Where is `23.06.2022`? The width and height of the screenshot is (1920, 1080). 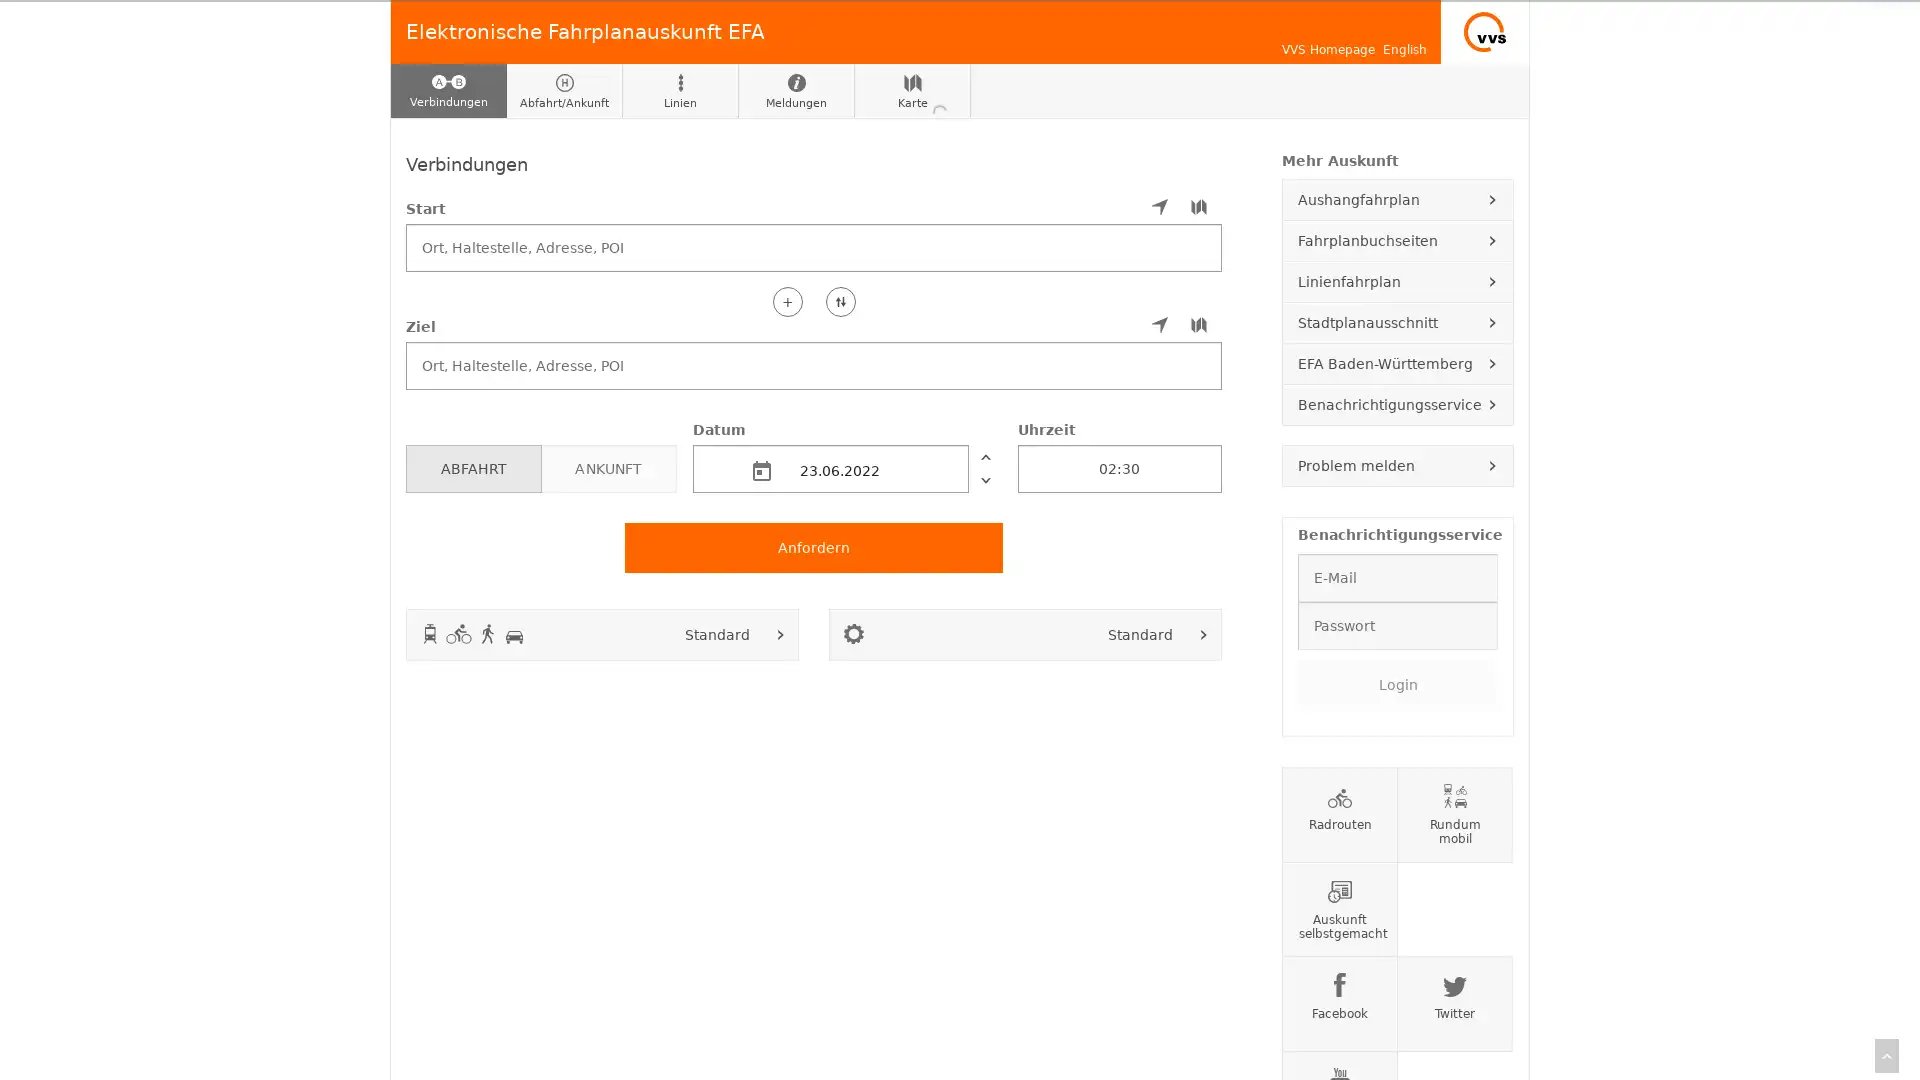
23.06.2022 is located at coordinates (830, 467).